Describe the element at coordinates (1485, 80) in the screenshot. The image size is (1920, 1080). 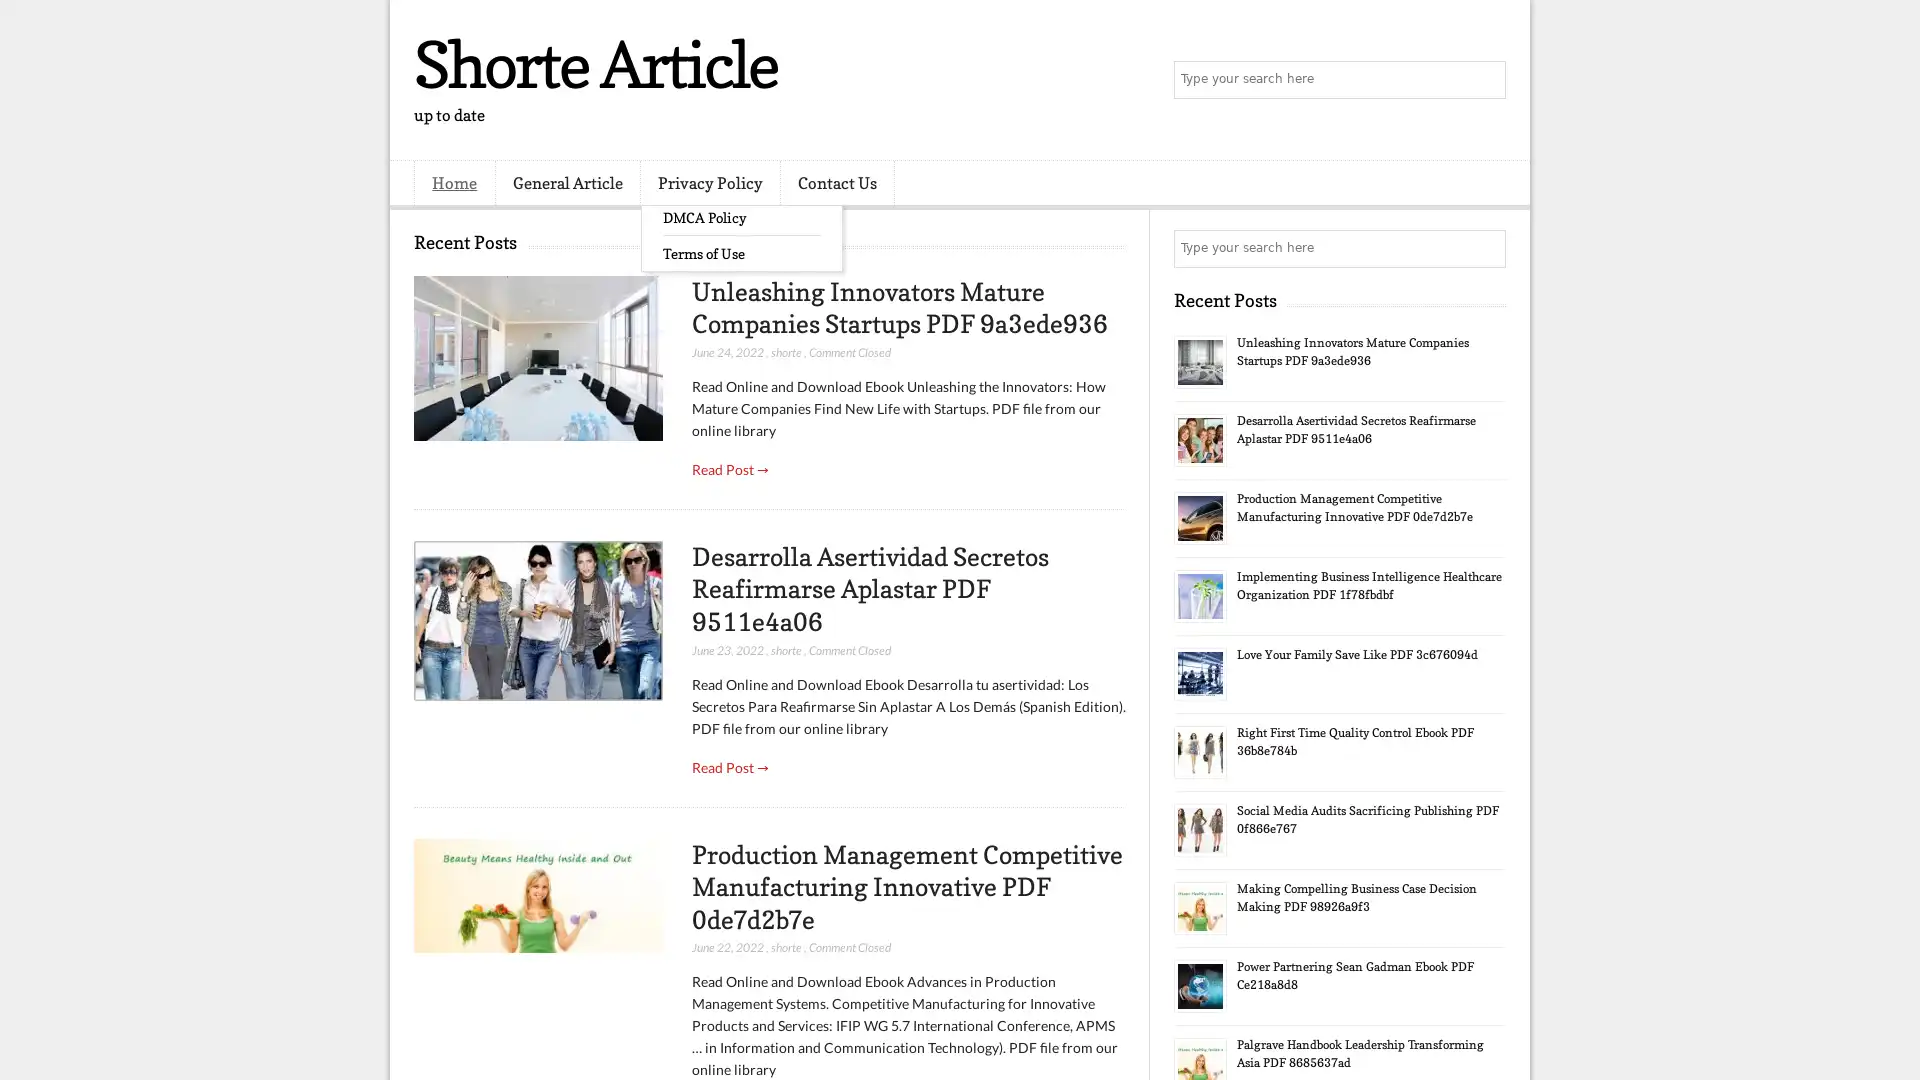
I see `Search` at that location.